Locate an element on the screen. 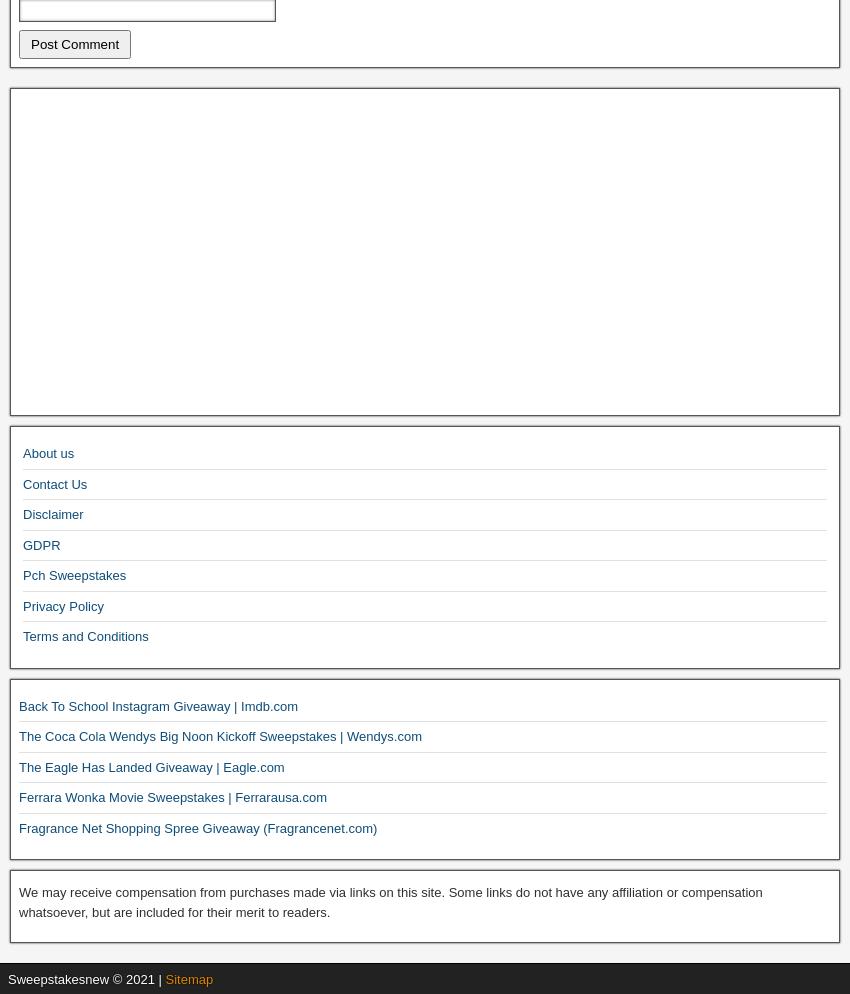 This screenshot has width=850, height=994. 'Disclaimer' is located at coordinates (53, 514).